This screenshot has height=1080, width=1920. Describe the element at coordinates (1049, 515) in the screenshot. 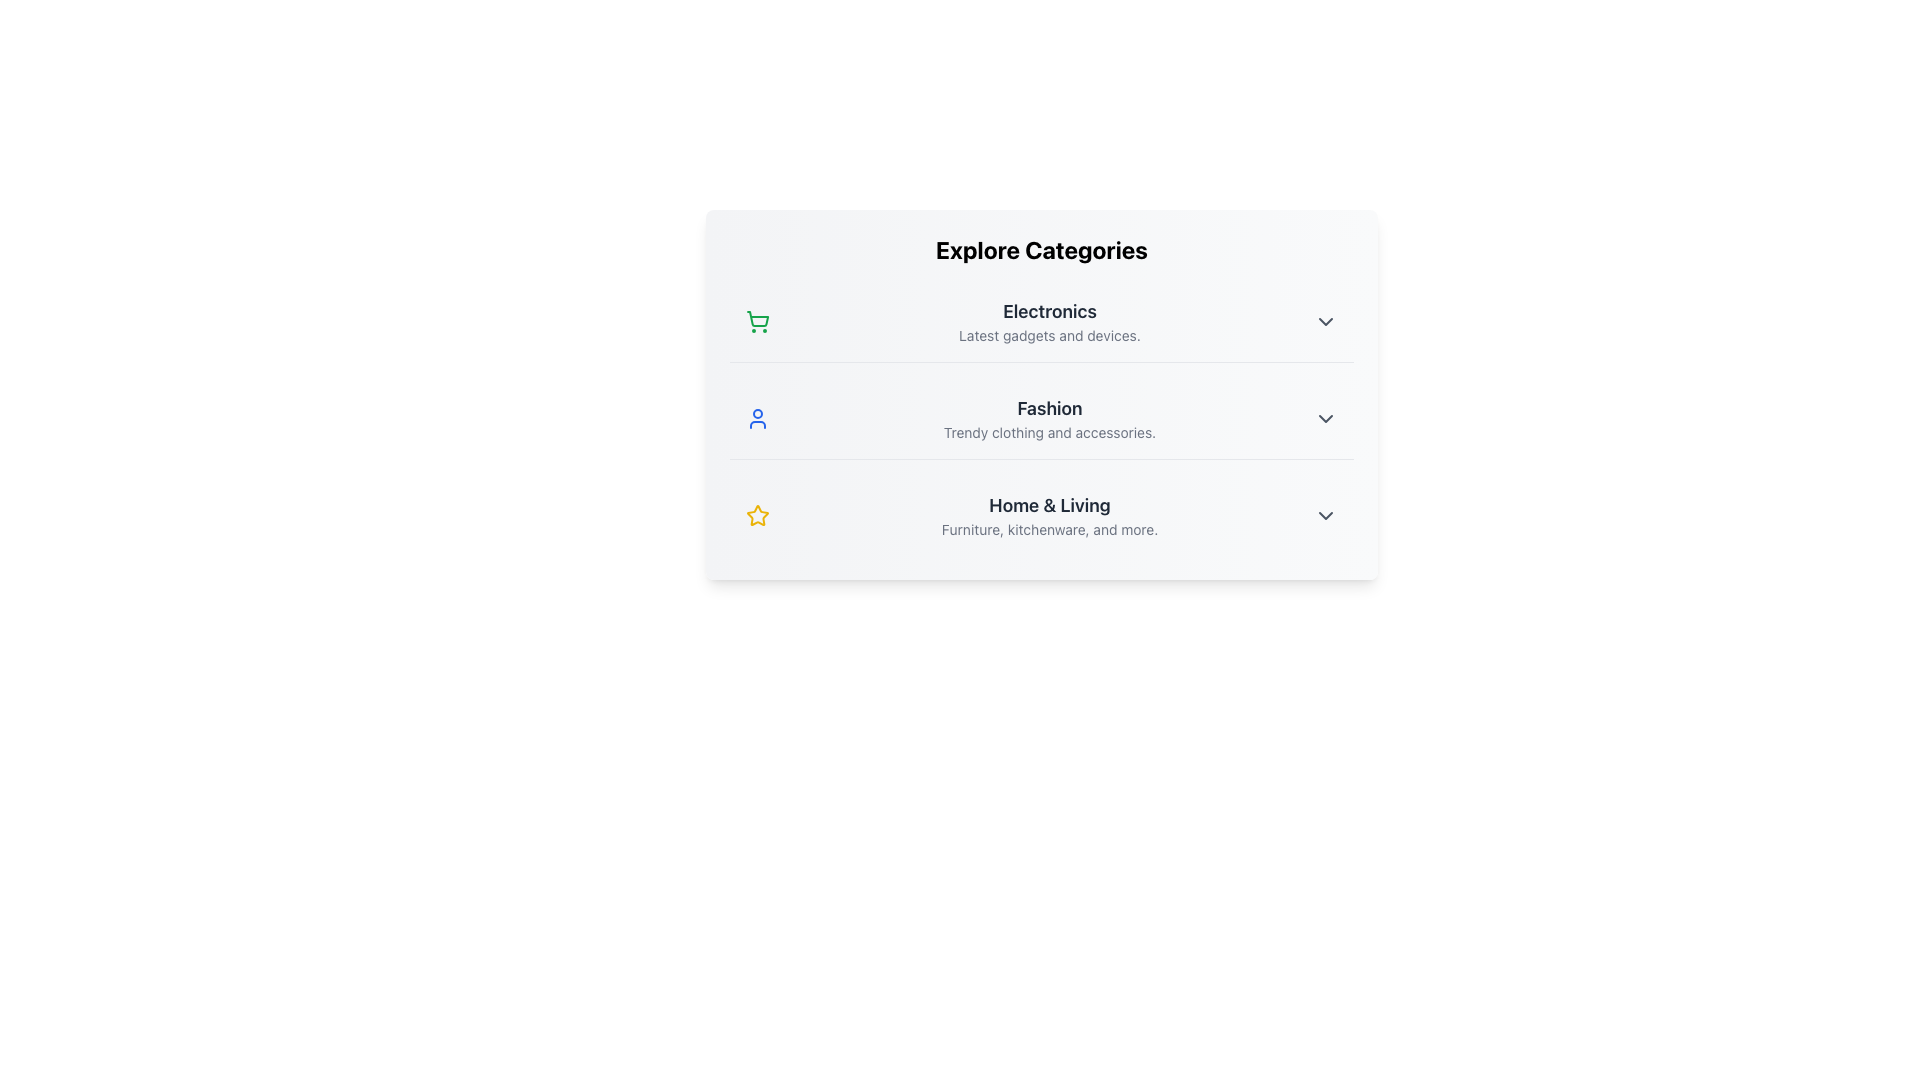

I see `the 'Home & Living' category label in the 'Explore Categories' section` at that location.